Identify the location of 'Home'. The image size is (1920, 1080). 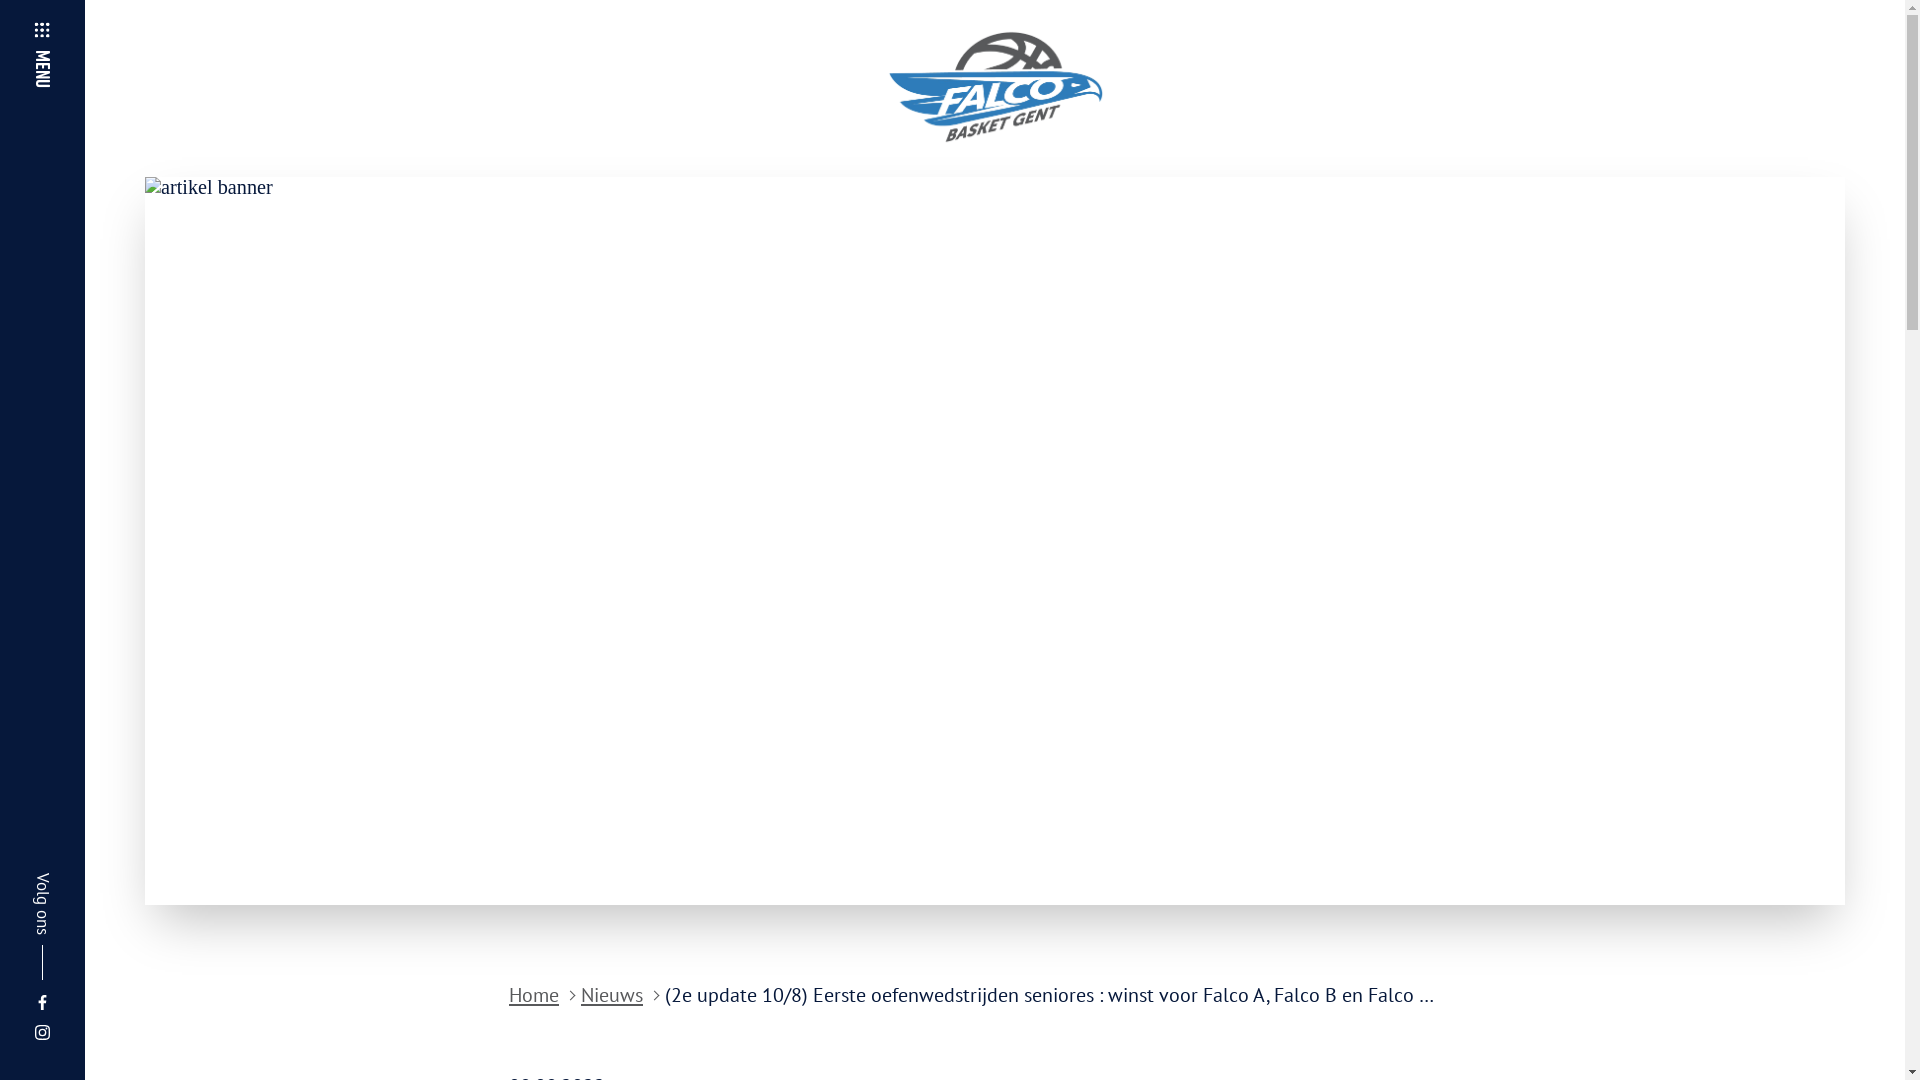
(533, 995).